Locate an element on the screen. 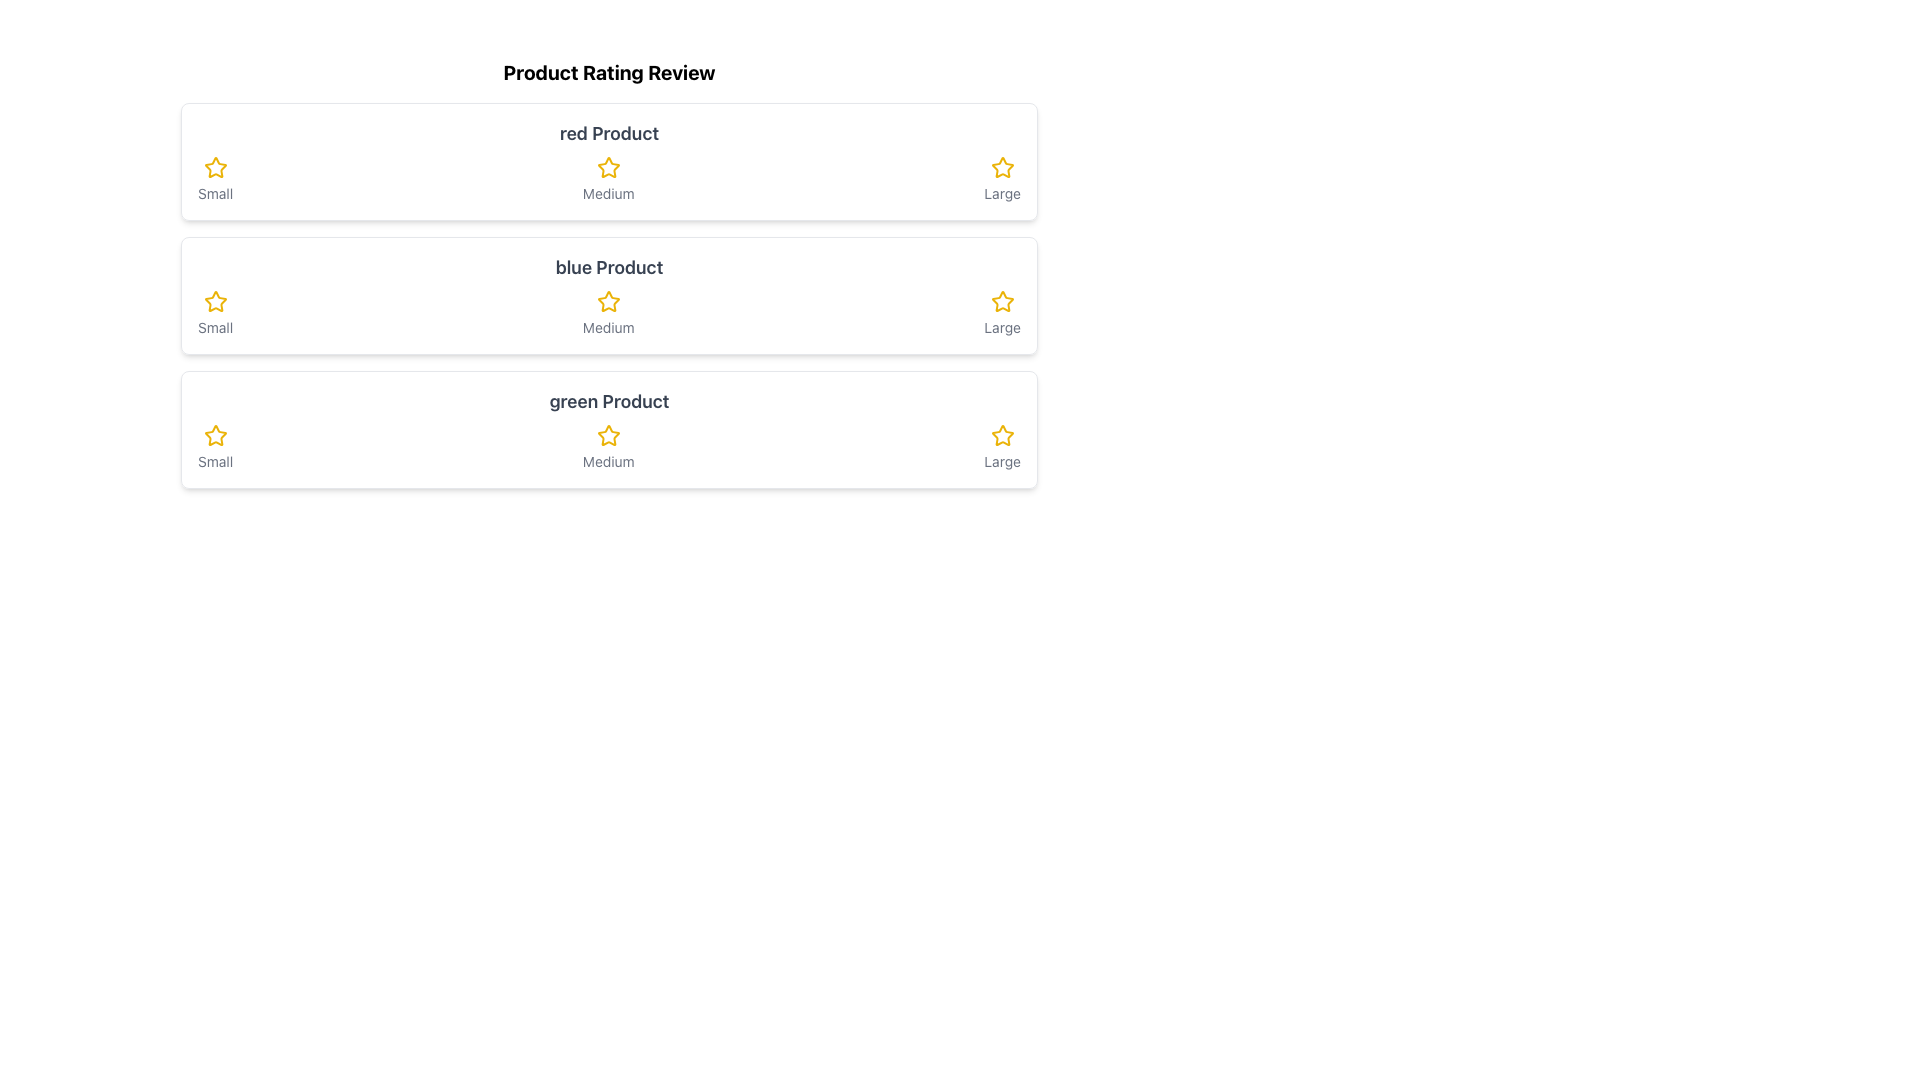 The image size is (1920, 1080). the yellow star icon within the 'green Product' card to assign a rating is located at coordinates (608, 428).